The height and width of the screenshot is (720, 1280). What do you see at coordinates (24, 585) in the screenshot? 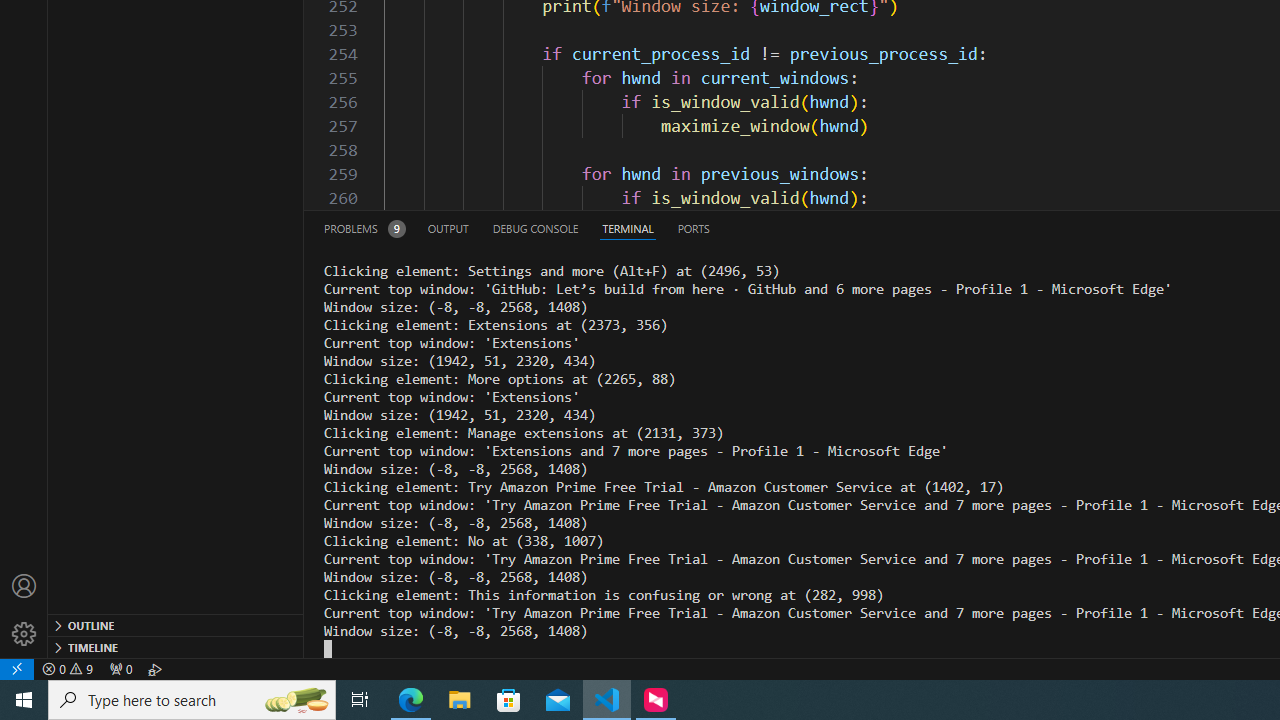
I see `'Accounts'` at bounding box center [24, 585].